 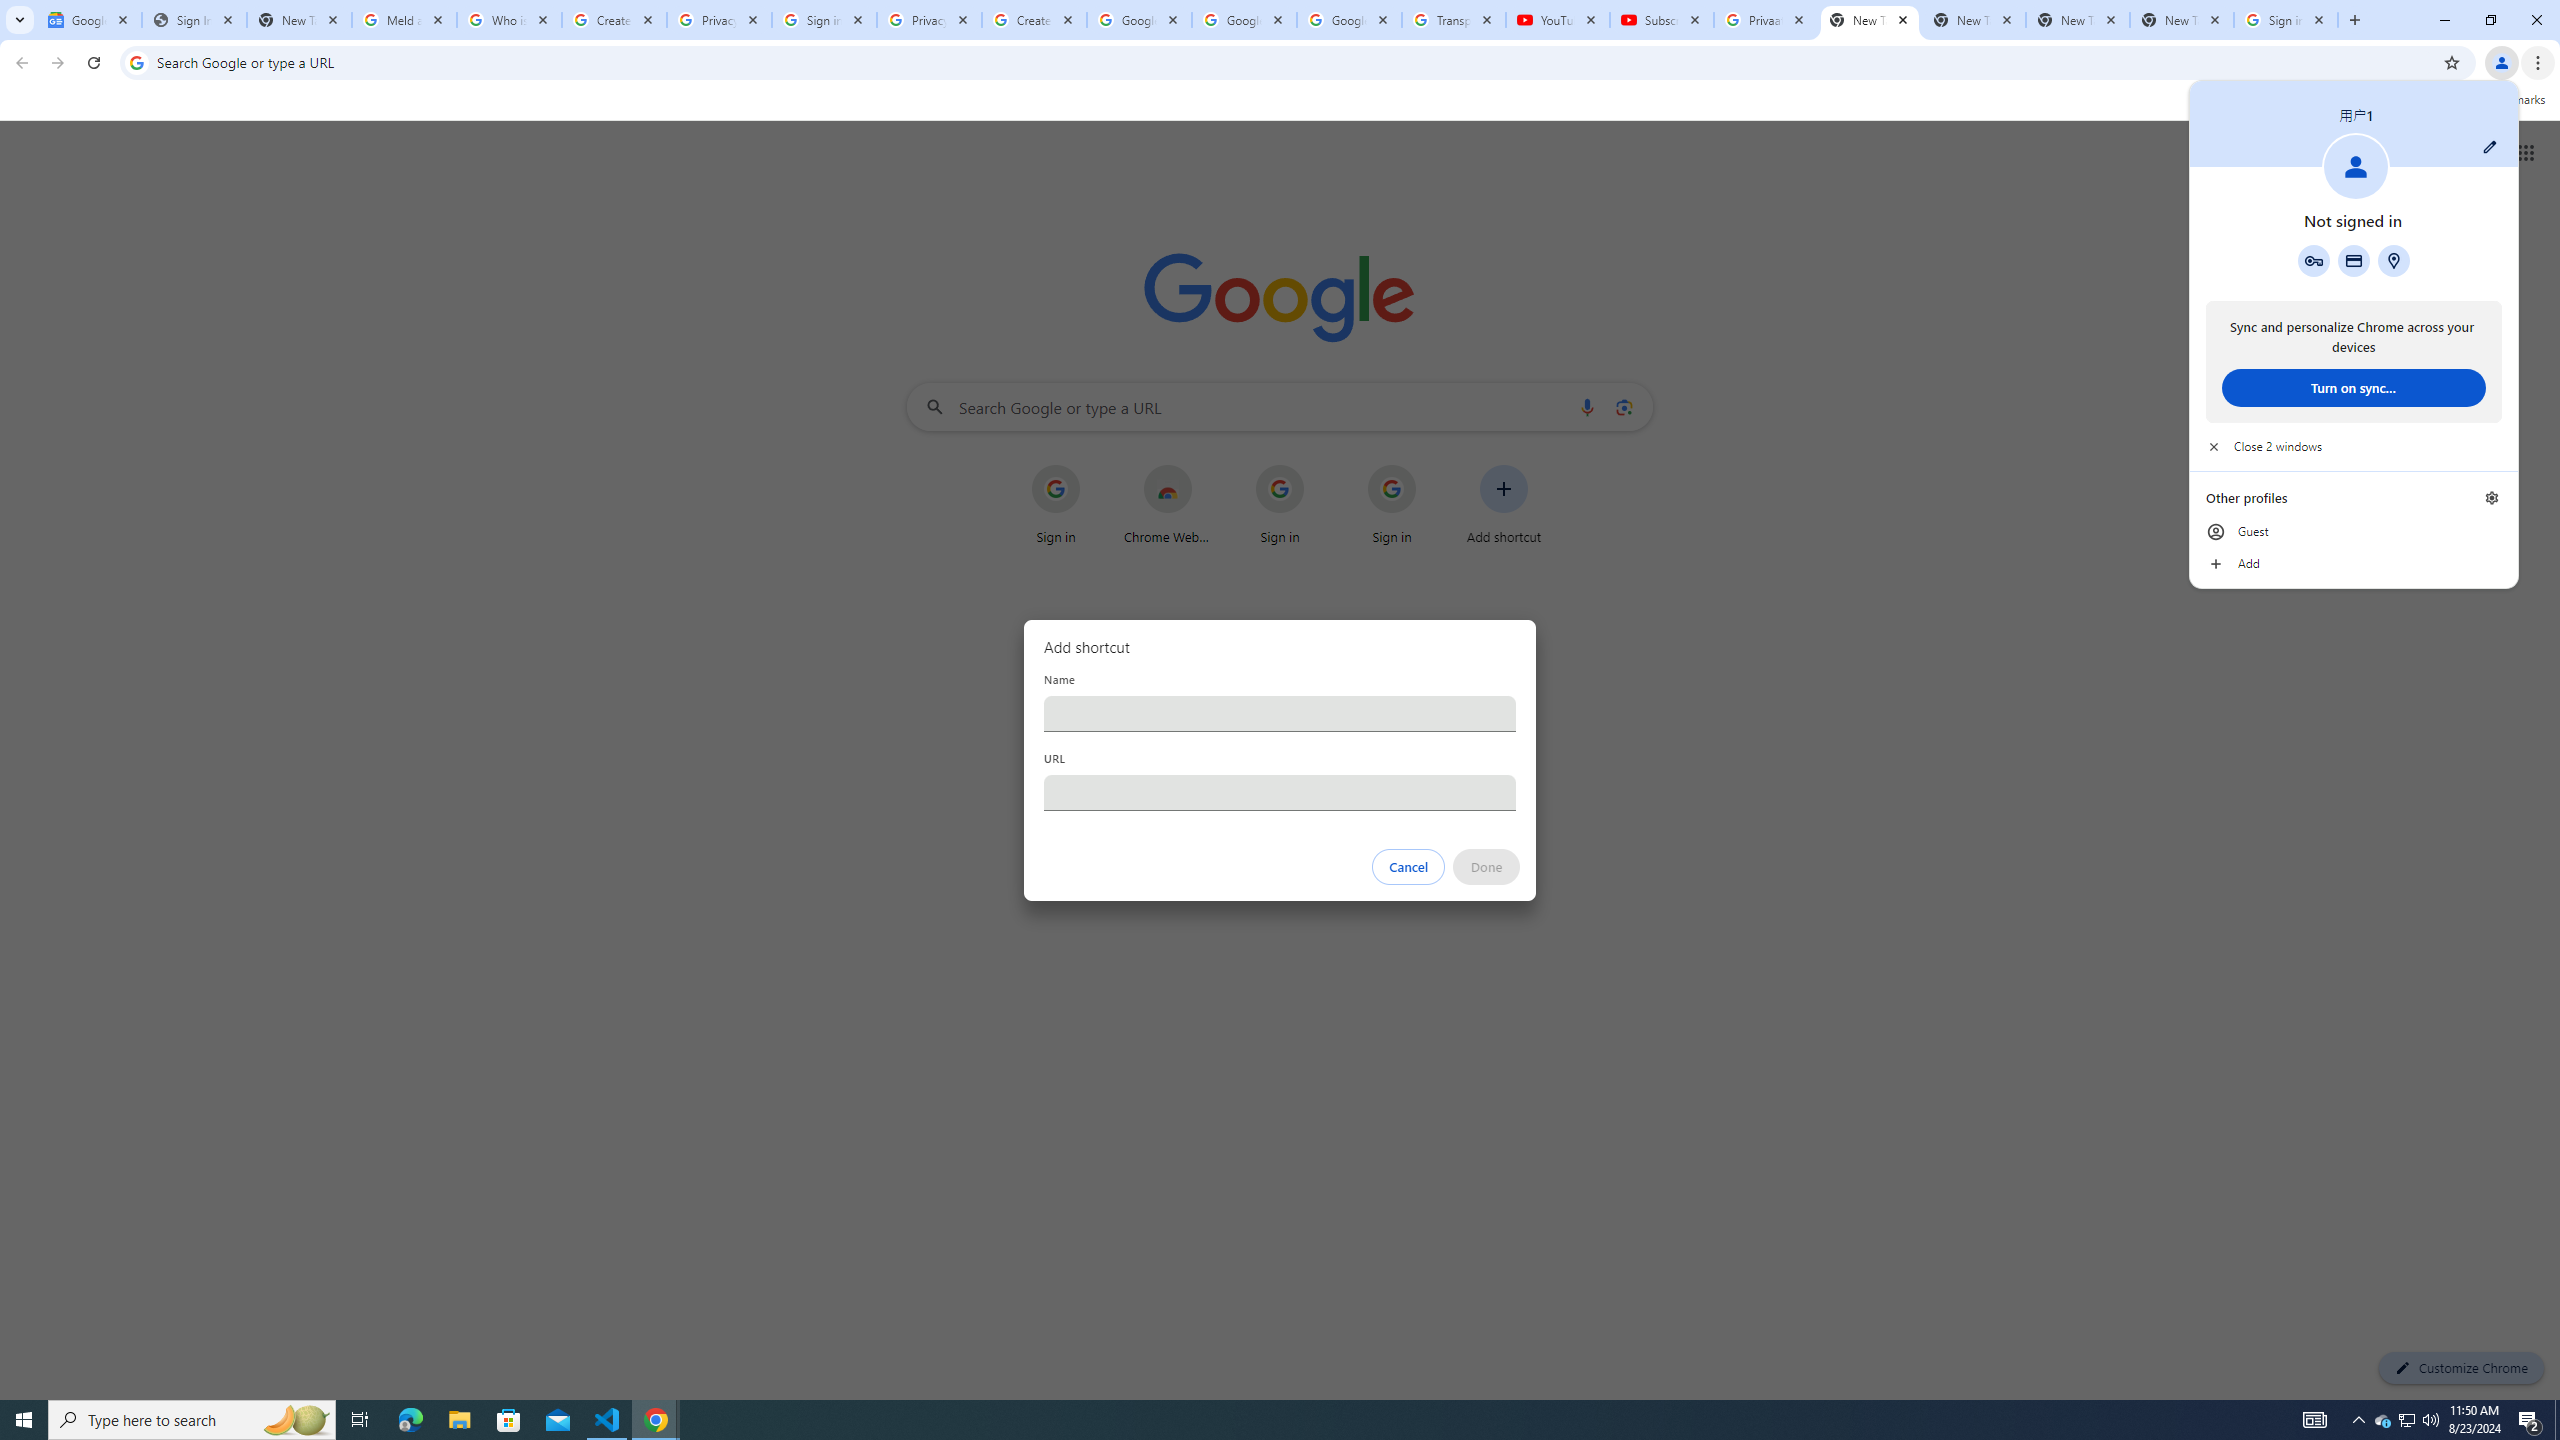 What do you see at coordinates (2392, 260) in the screenshot?
I see `'Addresses and more'` at bounding box center [2392, 260].